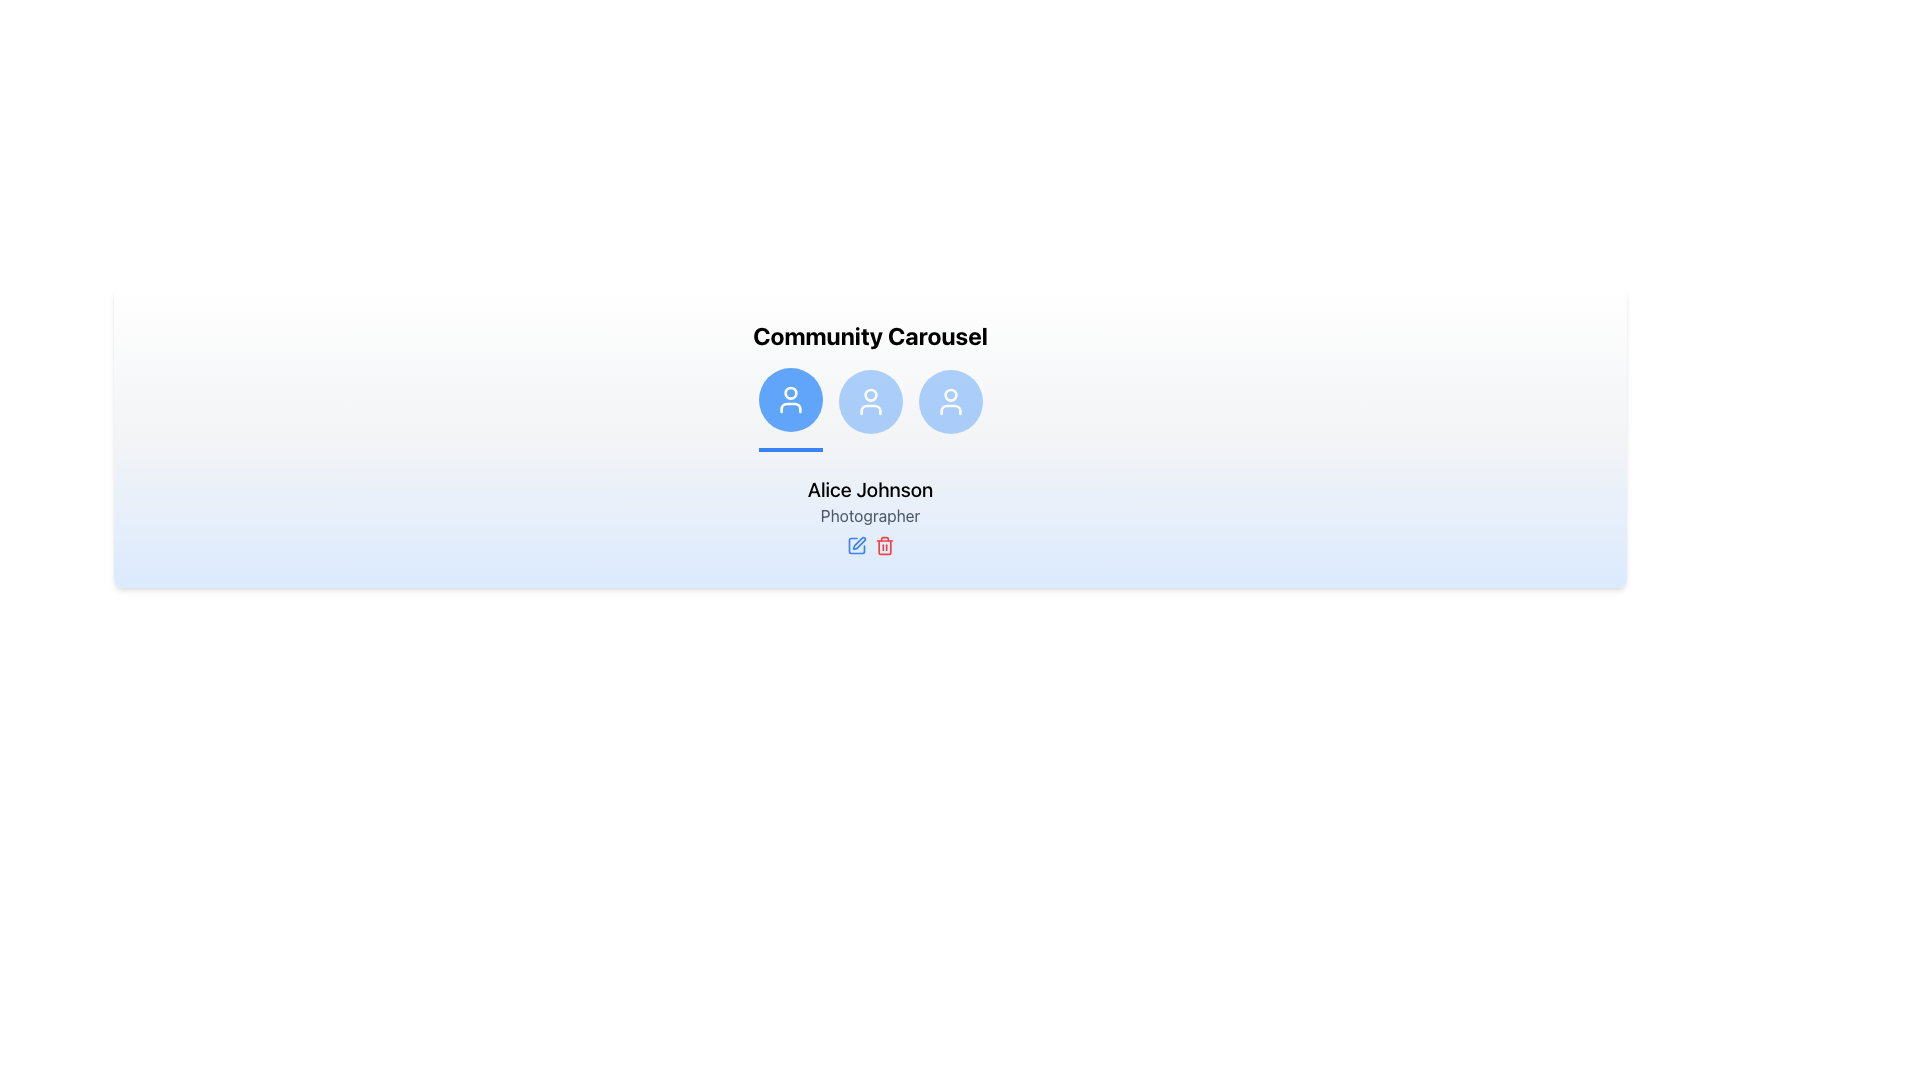 This screenshot has width=1920, height=1080. What do you see at coordinates (856, 546) in the screenshot?
I see `the edit button located in the middle of the bottom section of the card, directly to the left of the trash bin icon, to initiate content modification` at bounding box center [856, 546].